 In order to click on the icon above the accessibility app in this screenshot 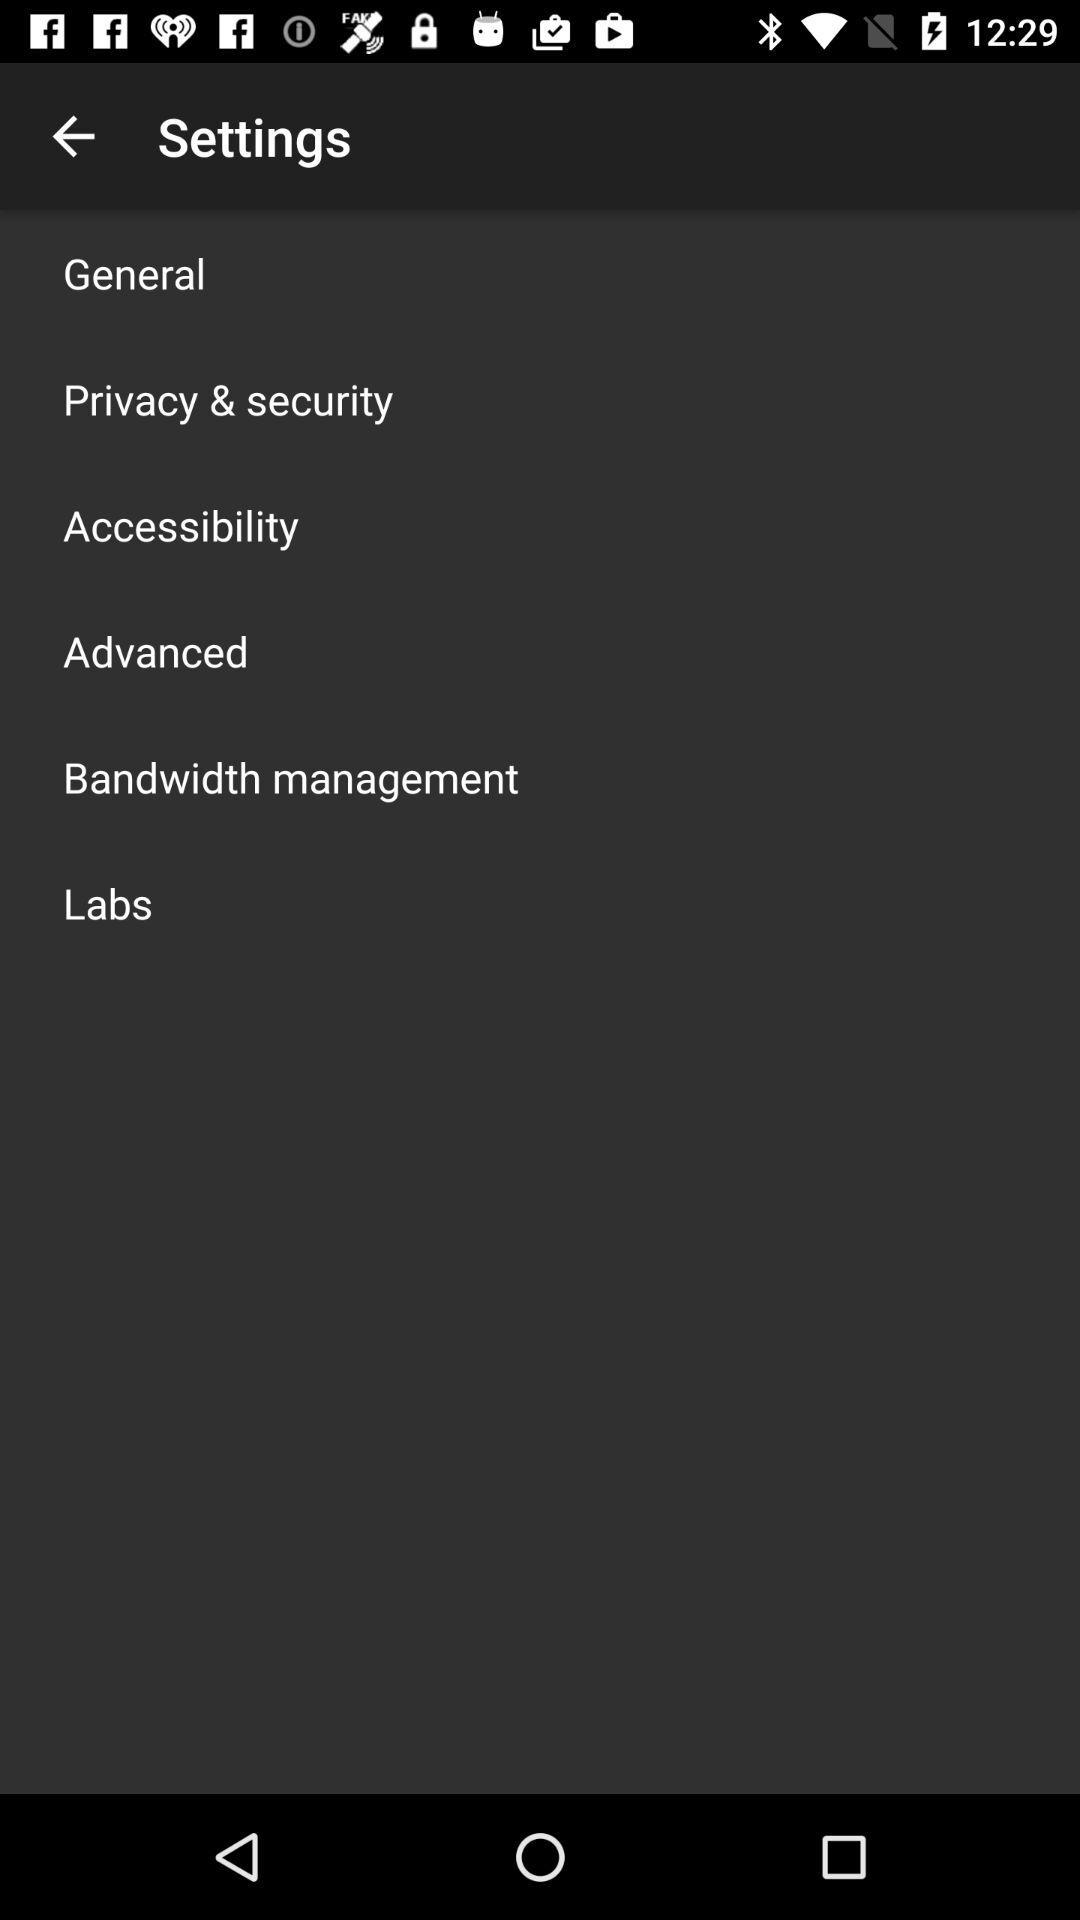, I will do `click(227, 398)`.